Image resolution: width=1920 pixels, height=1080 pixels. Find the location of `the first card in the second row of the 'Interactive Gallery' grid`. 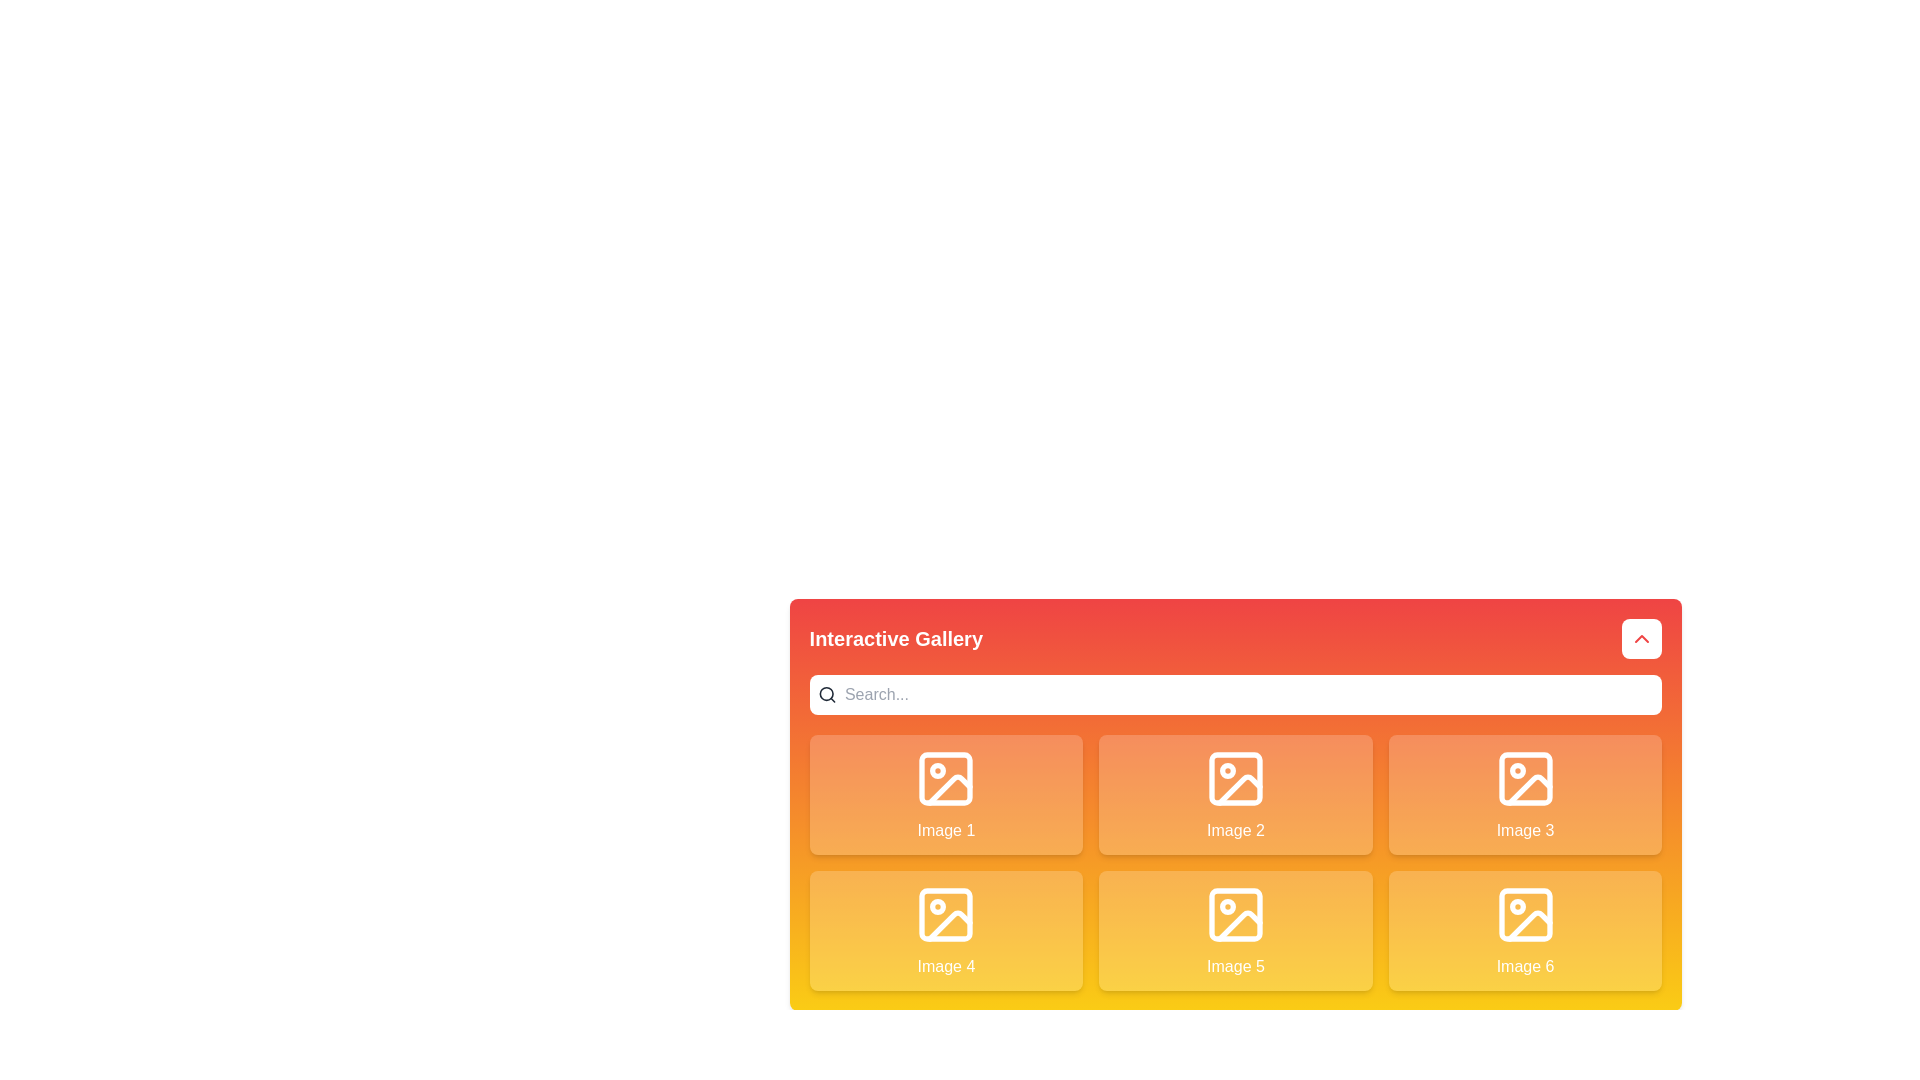

the first card in the second row of the 'Interactive Gallery' grid is located at coordinates (945, 930).